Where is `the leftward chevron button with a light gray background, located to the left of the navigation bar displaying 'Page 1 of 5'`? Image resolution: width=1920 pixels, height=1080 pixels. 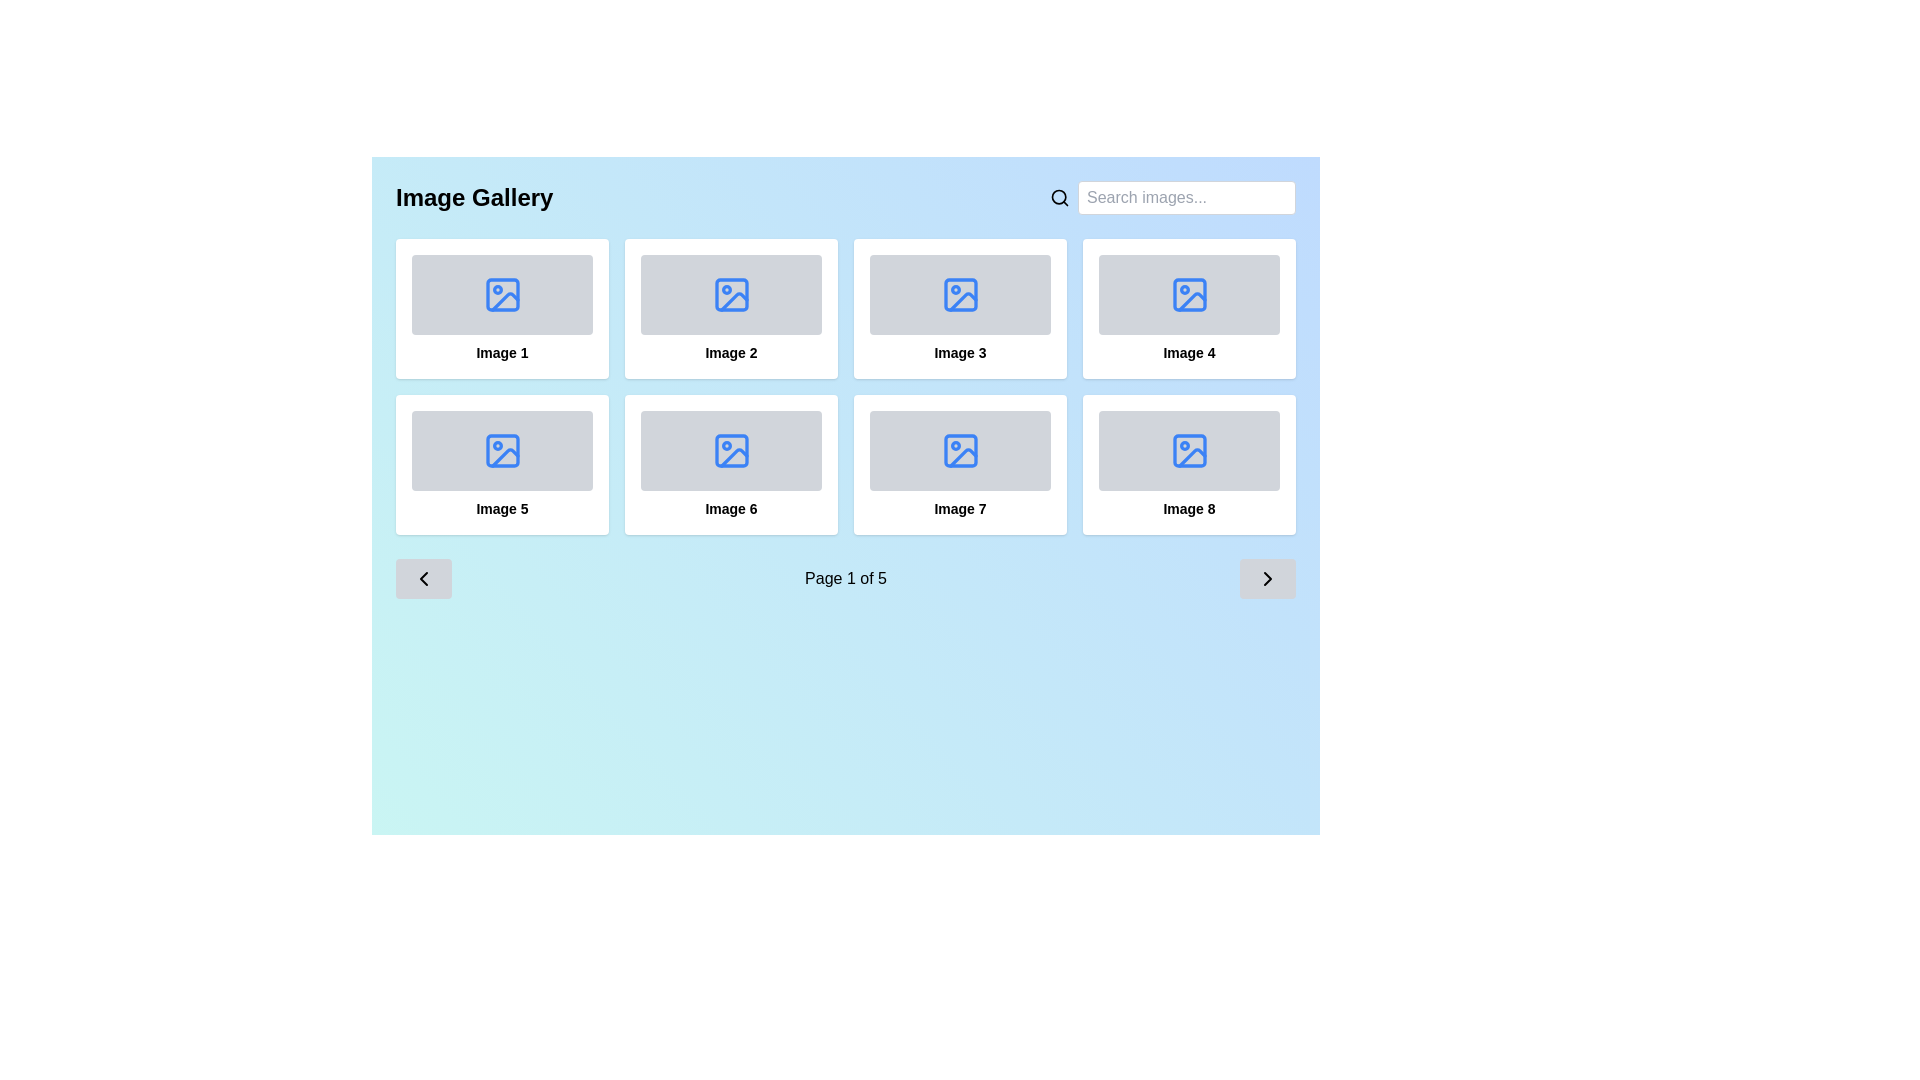
the leftward chevron button with a light gray background, located to the left of the navigation bar displaying 'Page 1 of 5' is located at coordinates (422, 578).